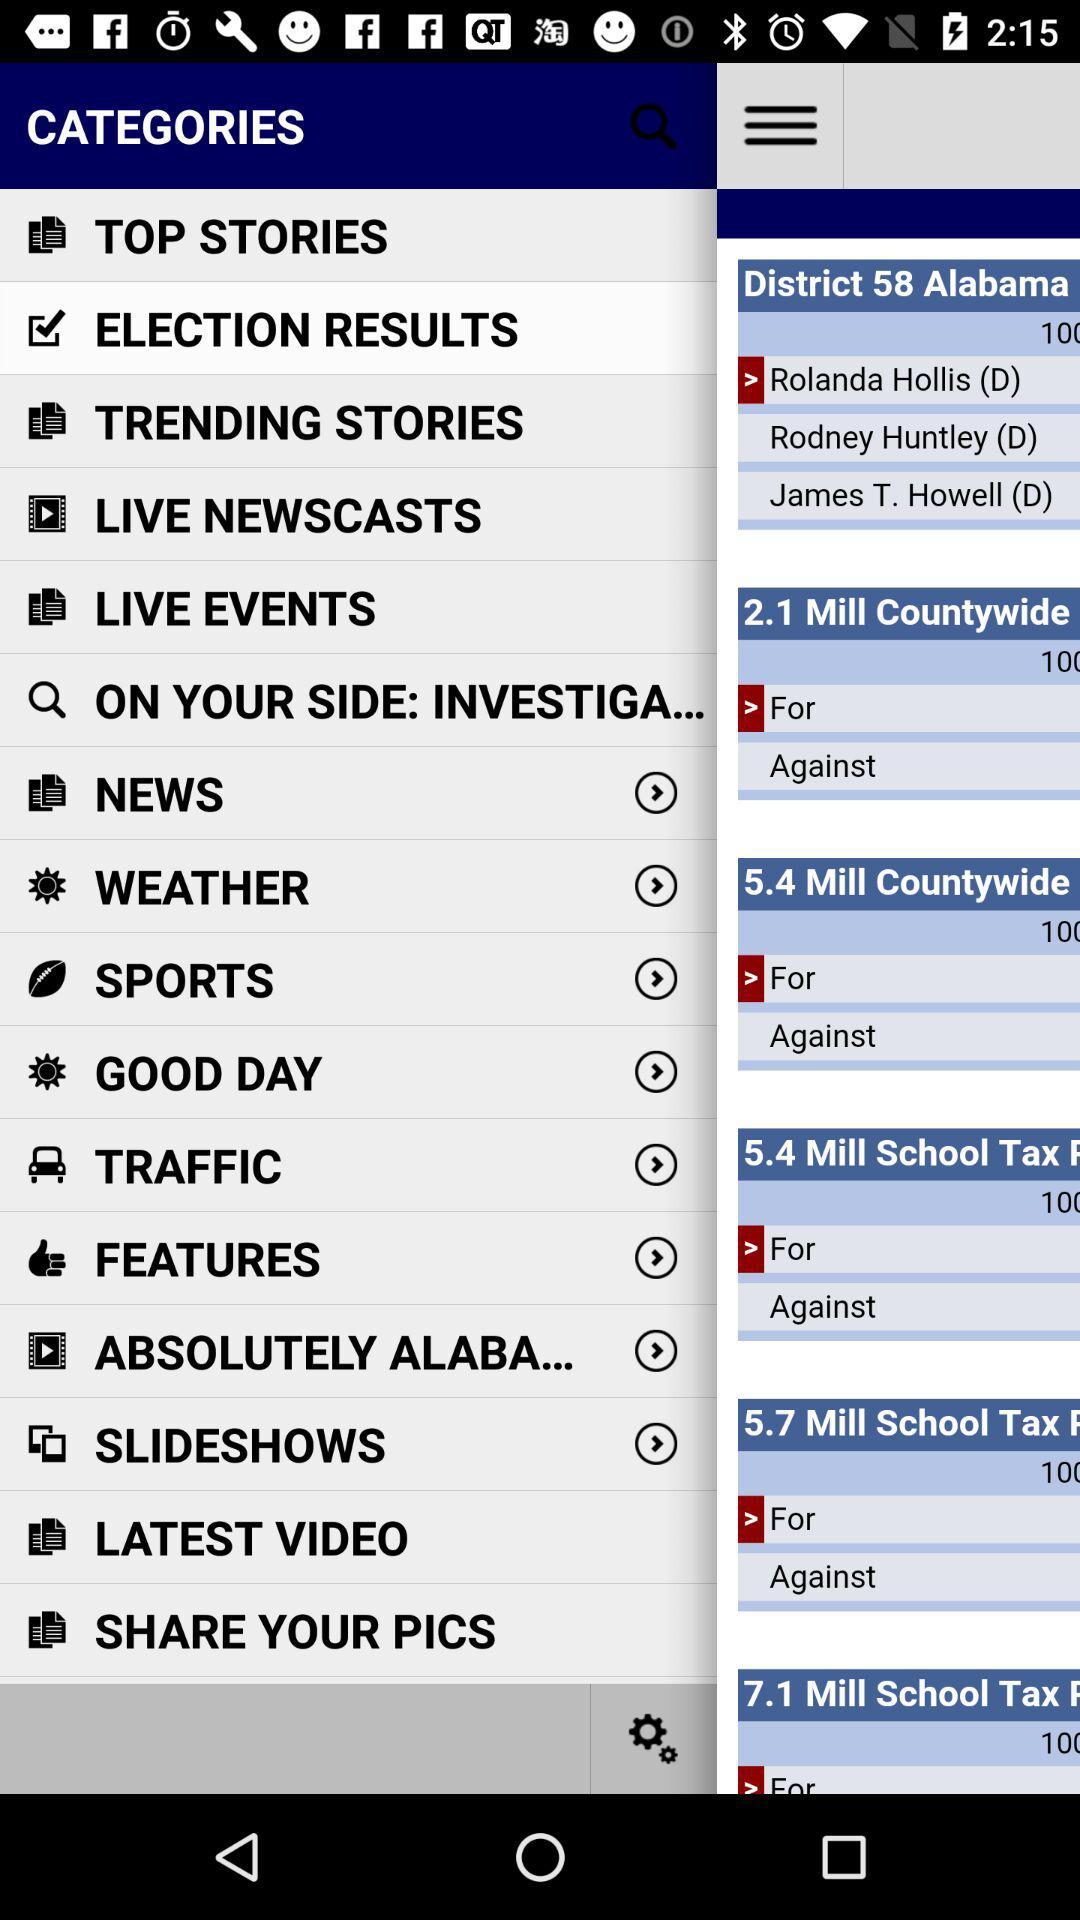  I want to click on the search icon, so click(654, 124).